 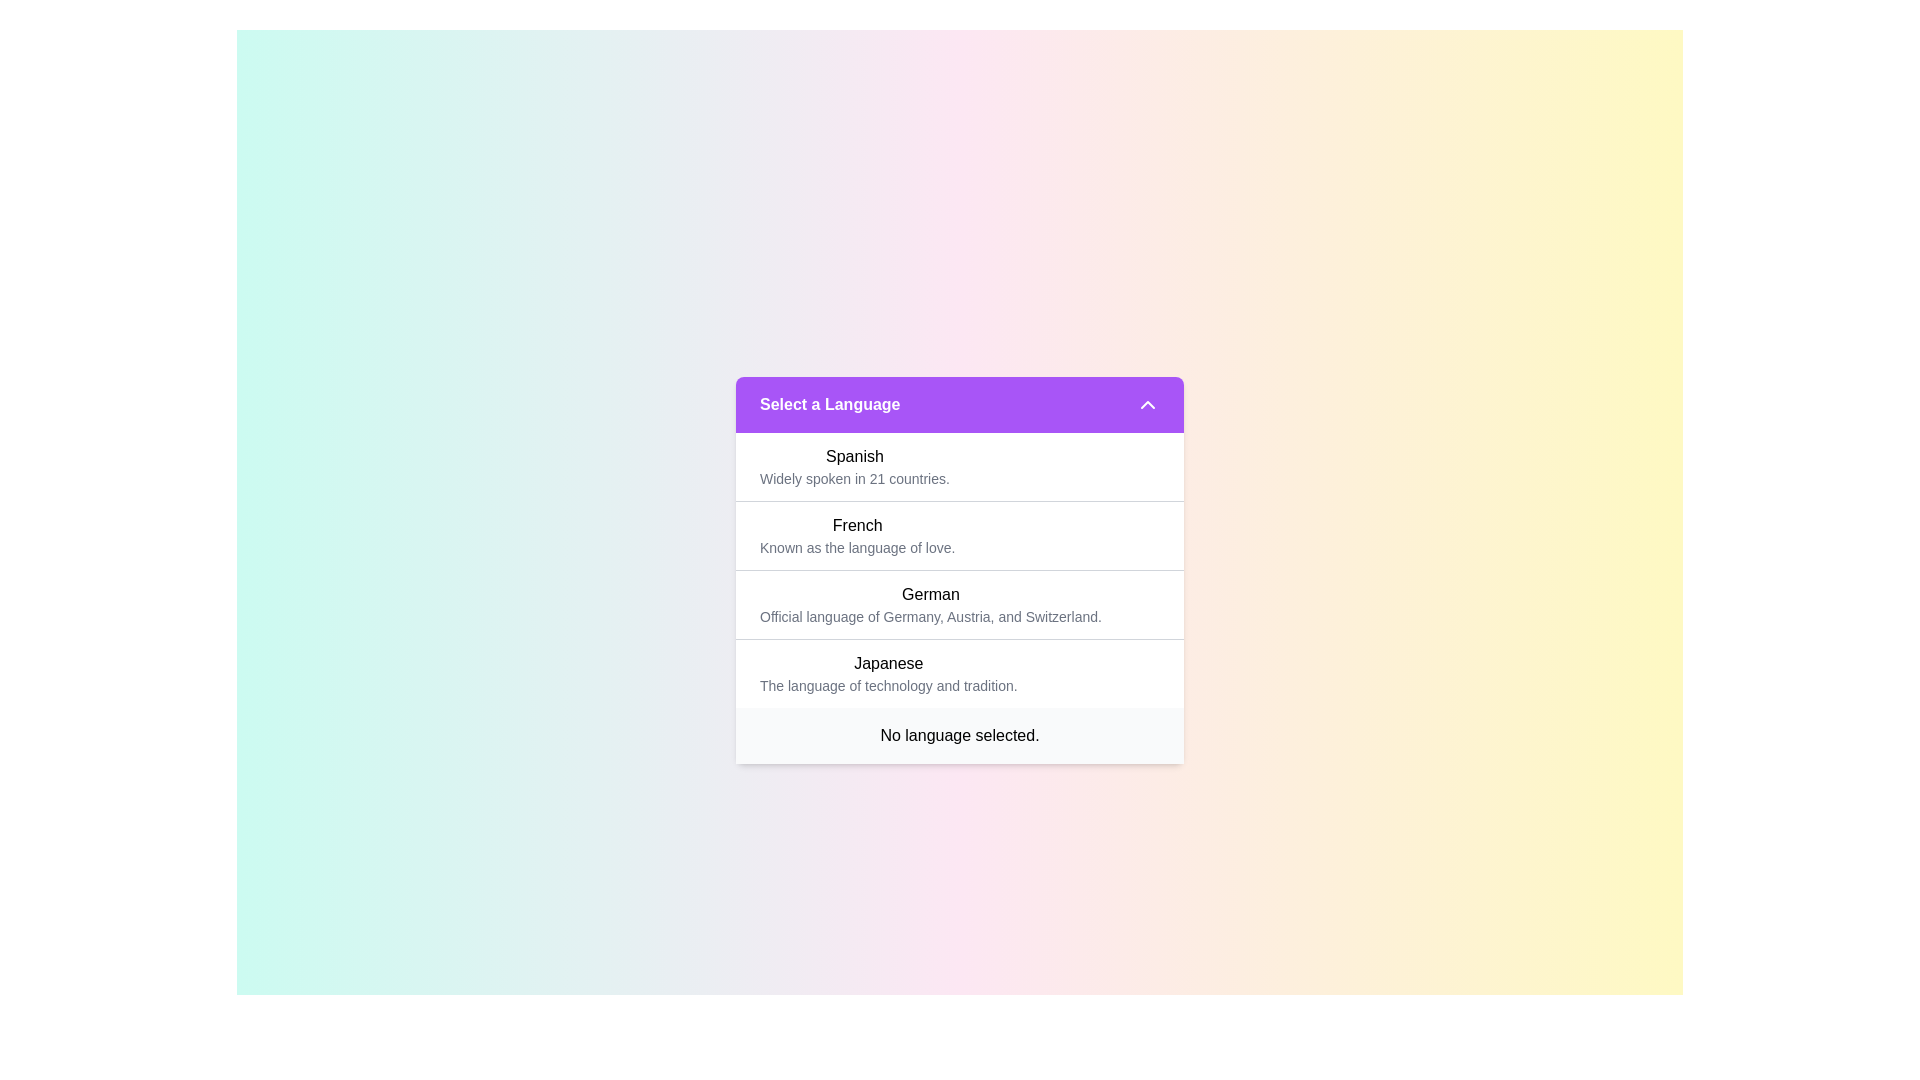 What do you see at coordinates (930, 603) in the screenshot?
I see `the third entry in the 'Select a Language' list, which displays 'German' in bold followed by its description` at bounding box center [930, 603].